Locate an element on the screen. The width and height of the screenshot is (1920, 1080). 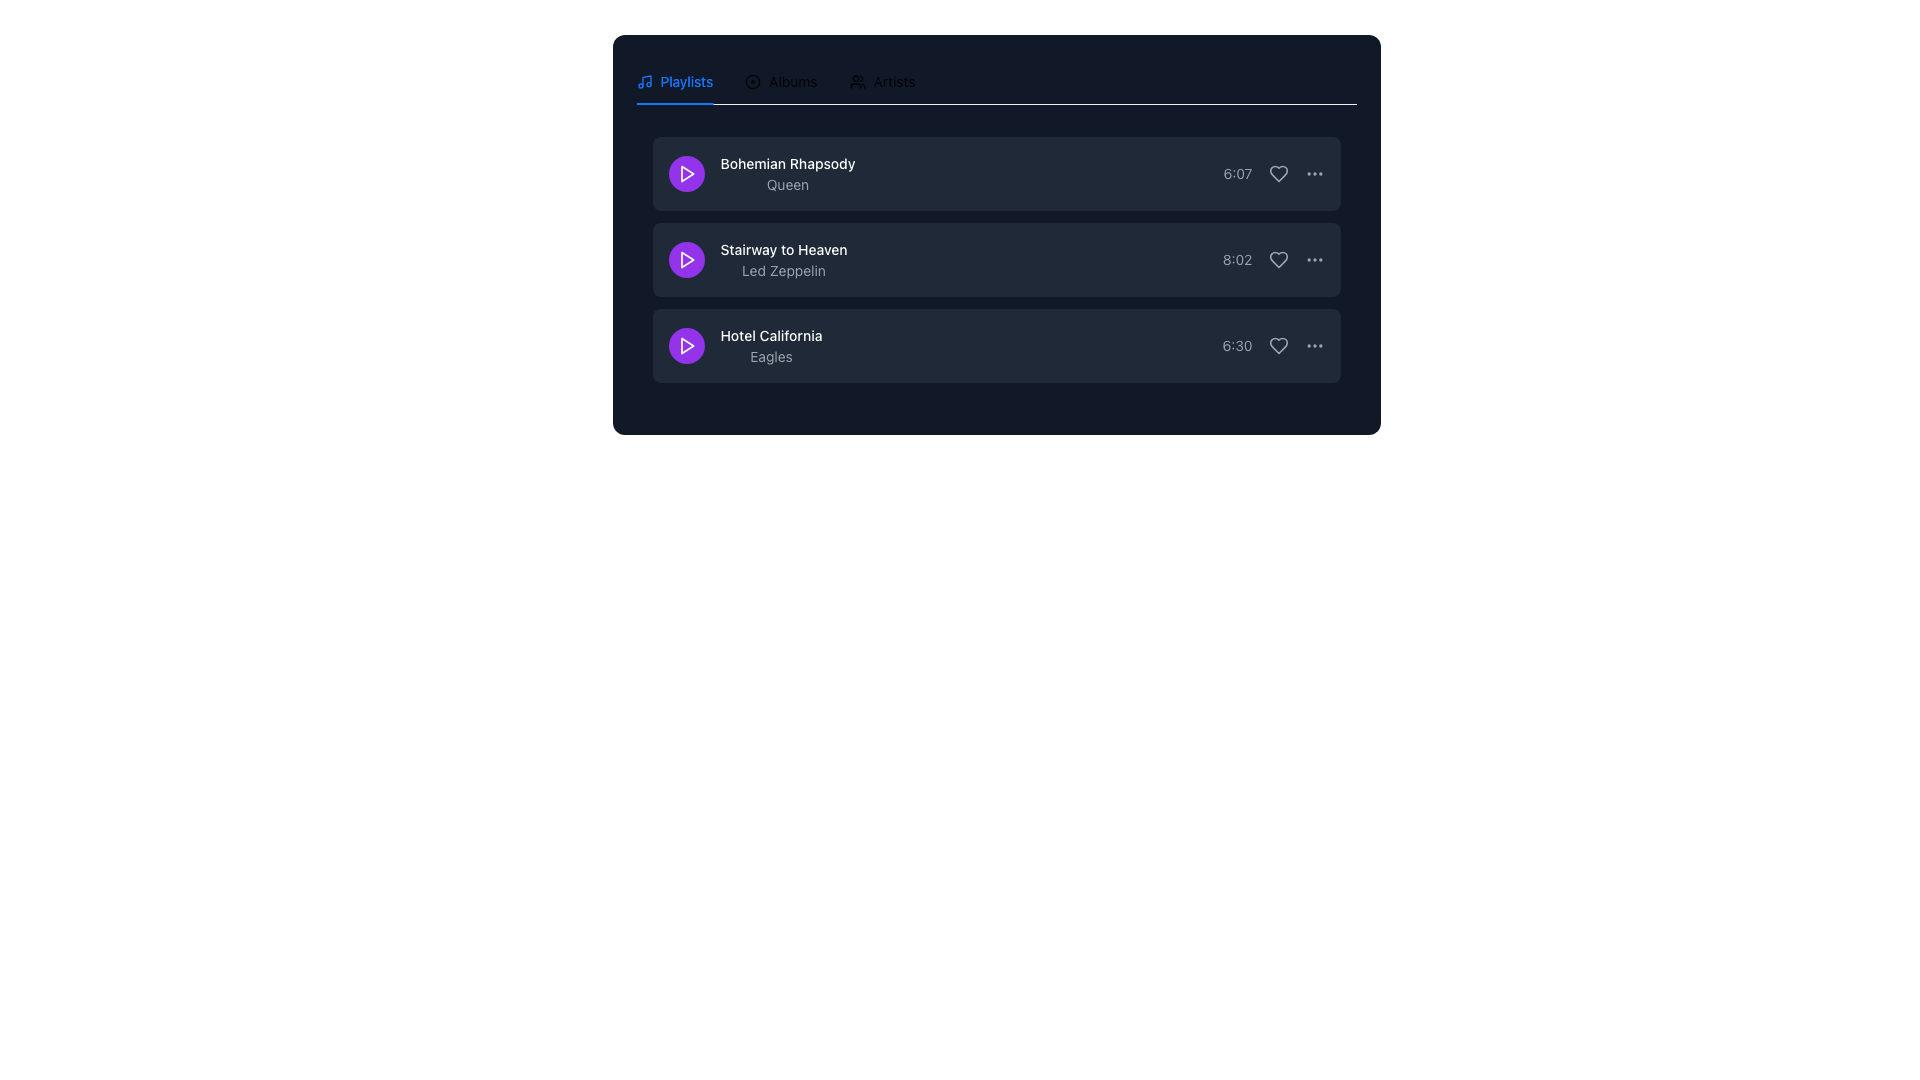
the play button located to the left of the text 'Stairway to Heaven' by Led Zeppelin is located at coordinates (686, 258).